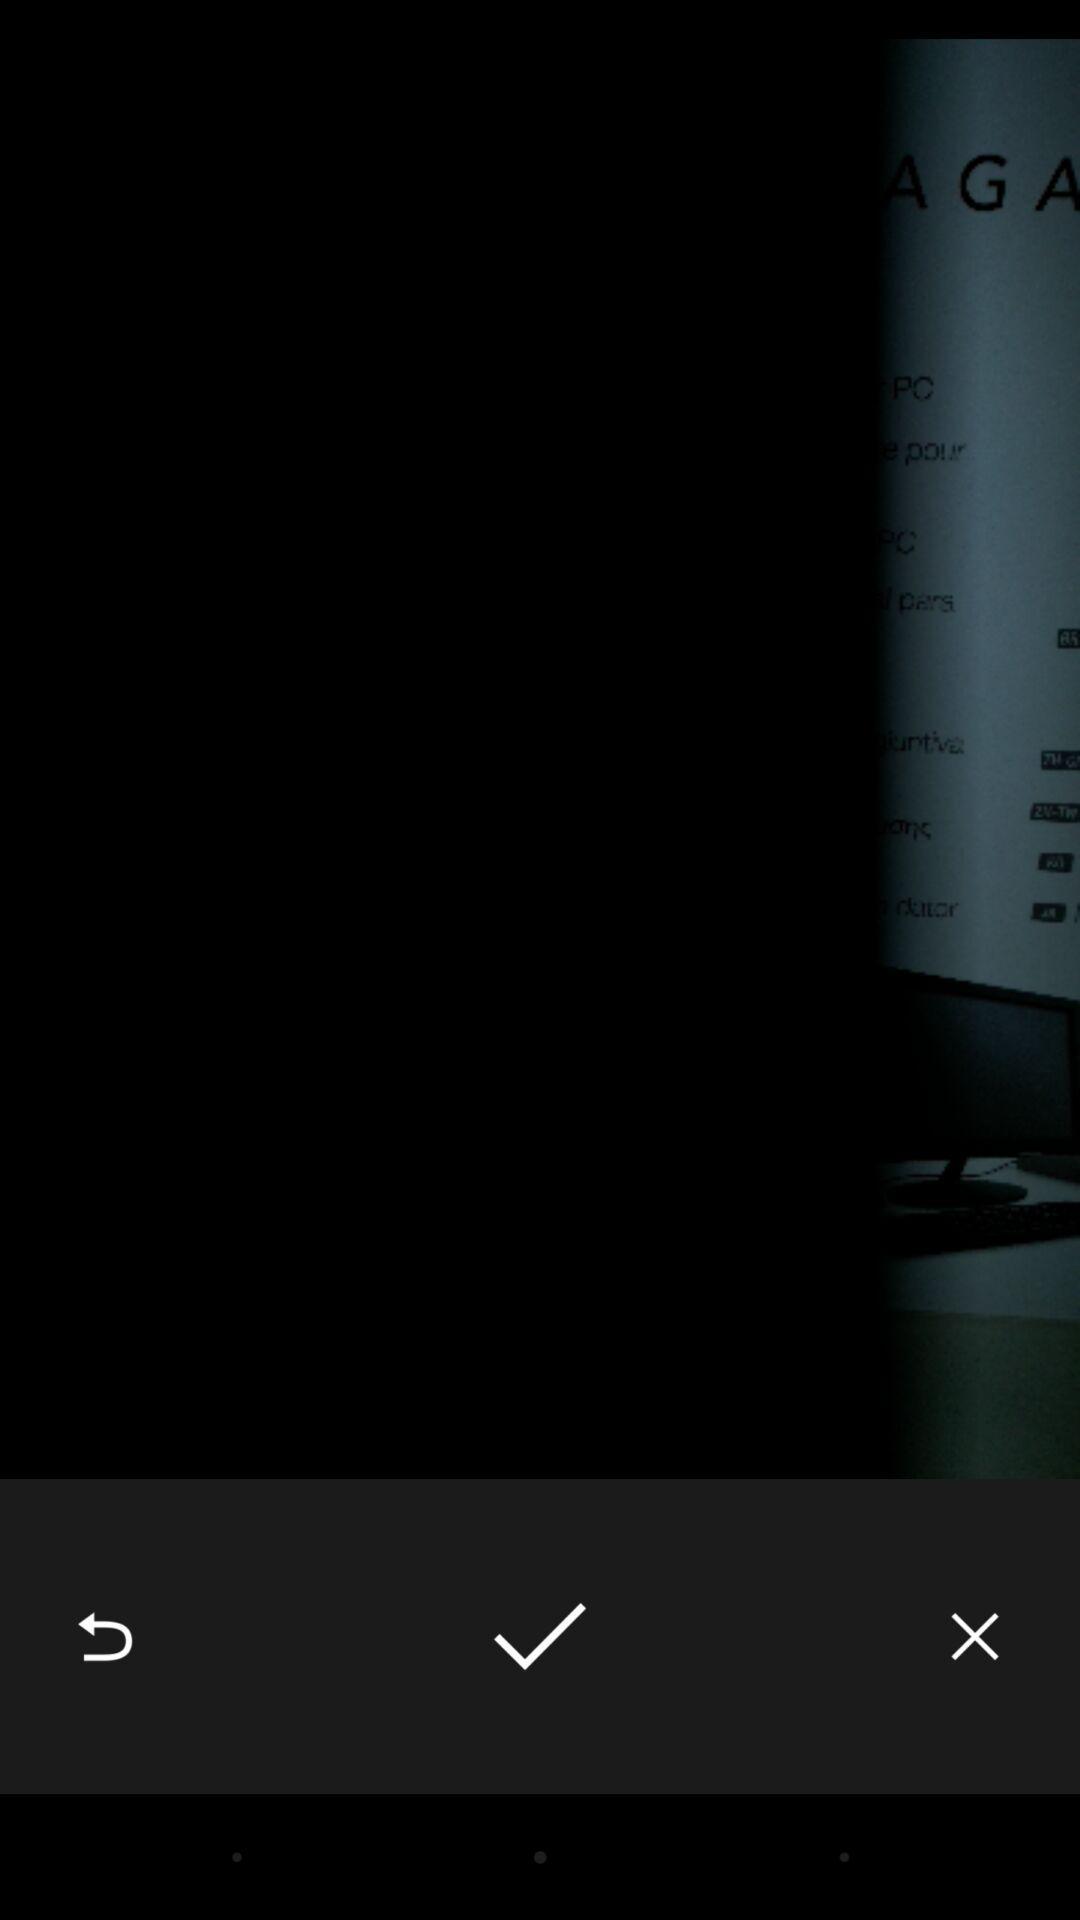  What do you see at coordinates (974, 1636) in the screenshot?
I see `icon at the bottom right corner` at bounding box center [974, 1636].